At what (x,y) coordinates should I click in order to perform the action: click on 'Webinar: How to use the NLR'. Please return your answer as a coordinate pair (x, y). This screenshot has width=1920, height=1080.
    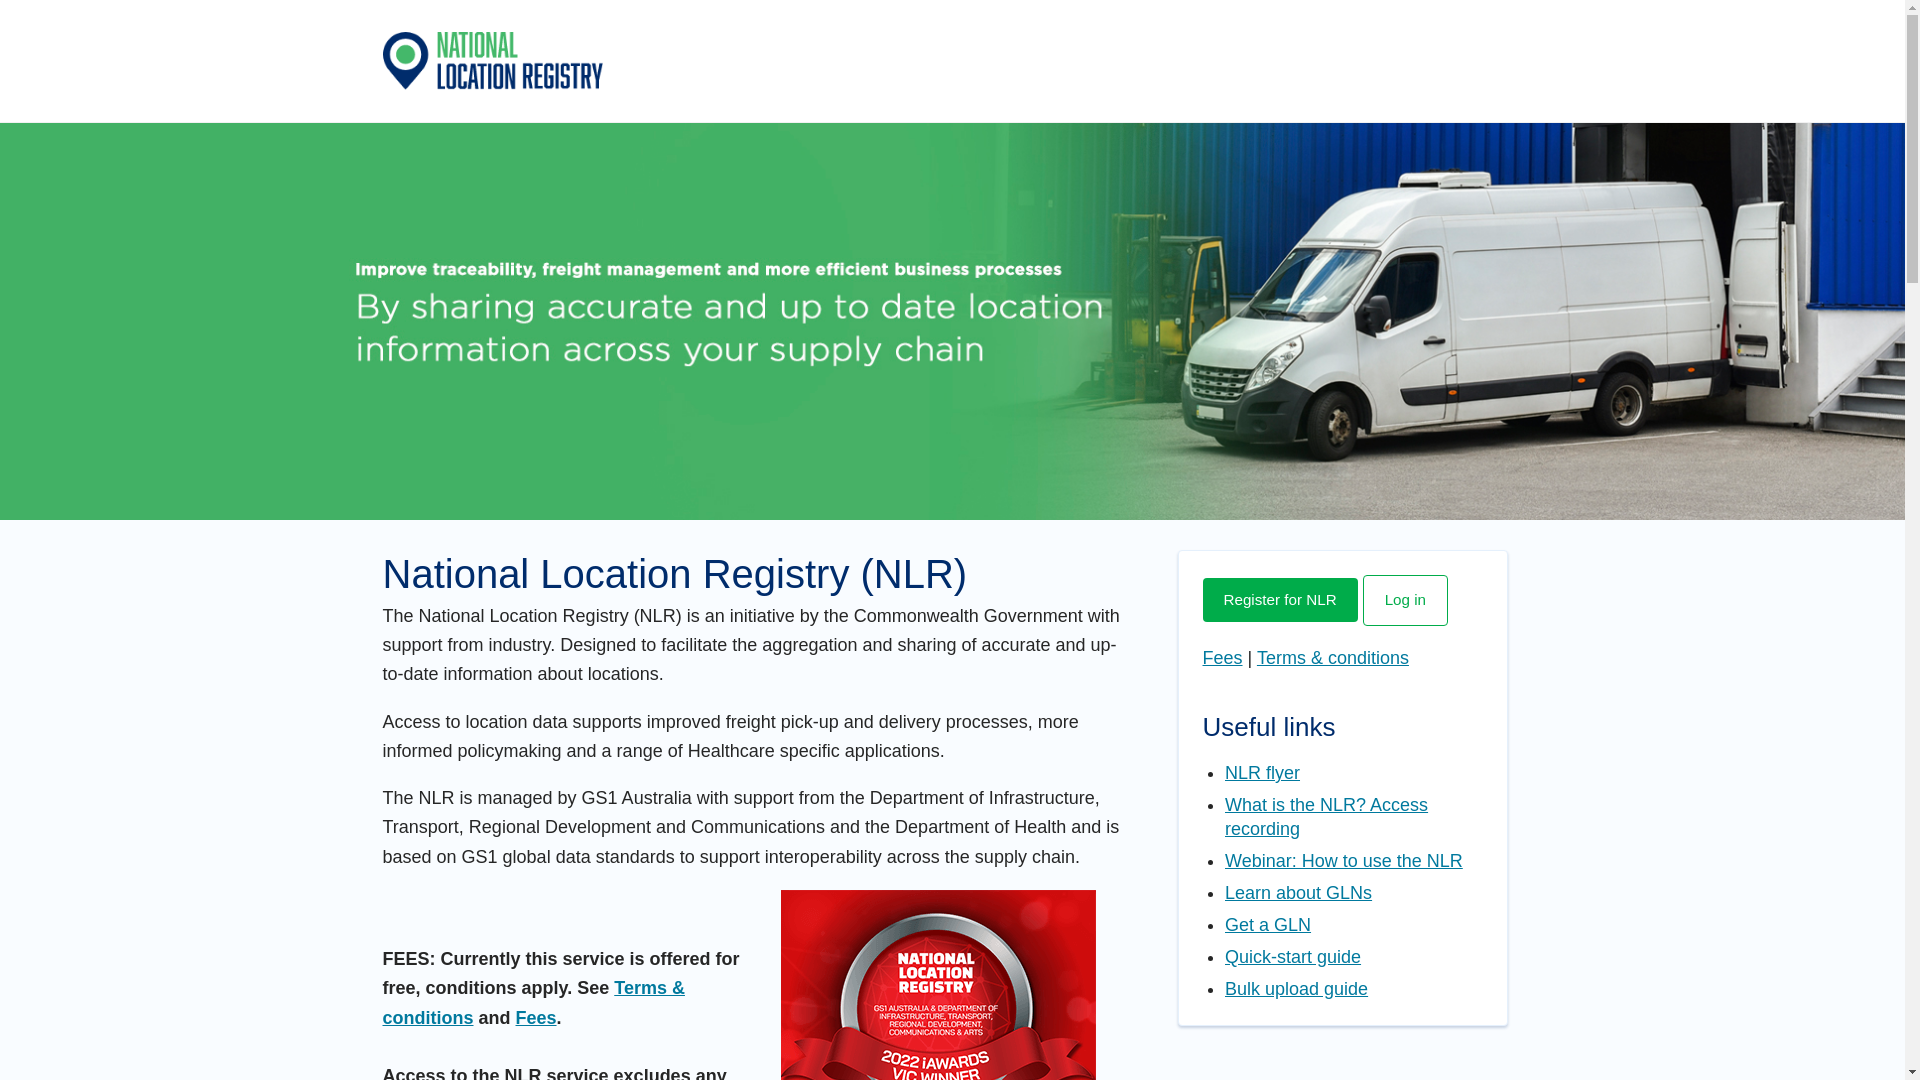
    Looking at the image, I should click on (1344, 859).